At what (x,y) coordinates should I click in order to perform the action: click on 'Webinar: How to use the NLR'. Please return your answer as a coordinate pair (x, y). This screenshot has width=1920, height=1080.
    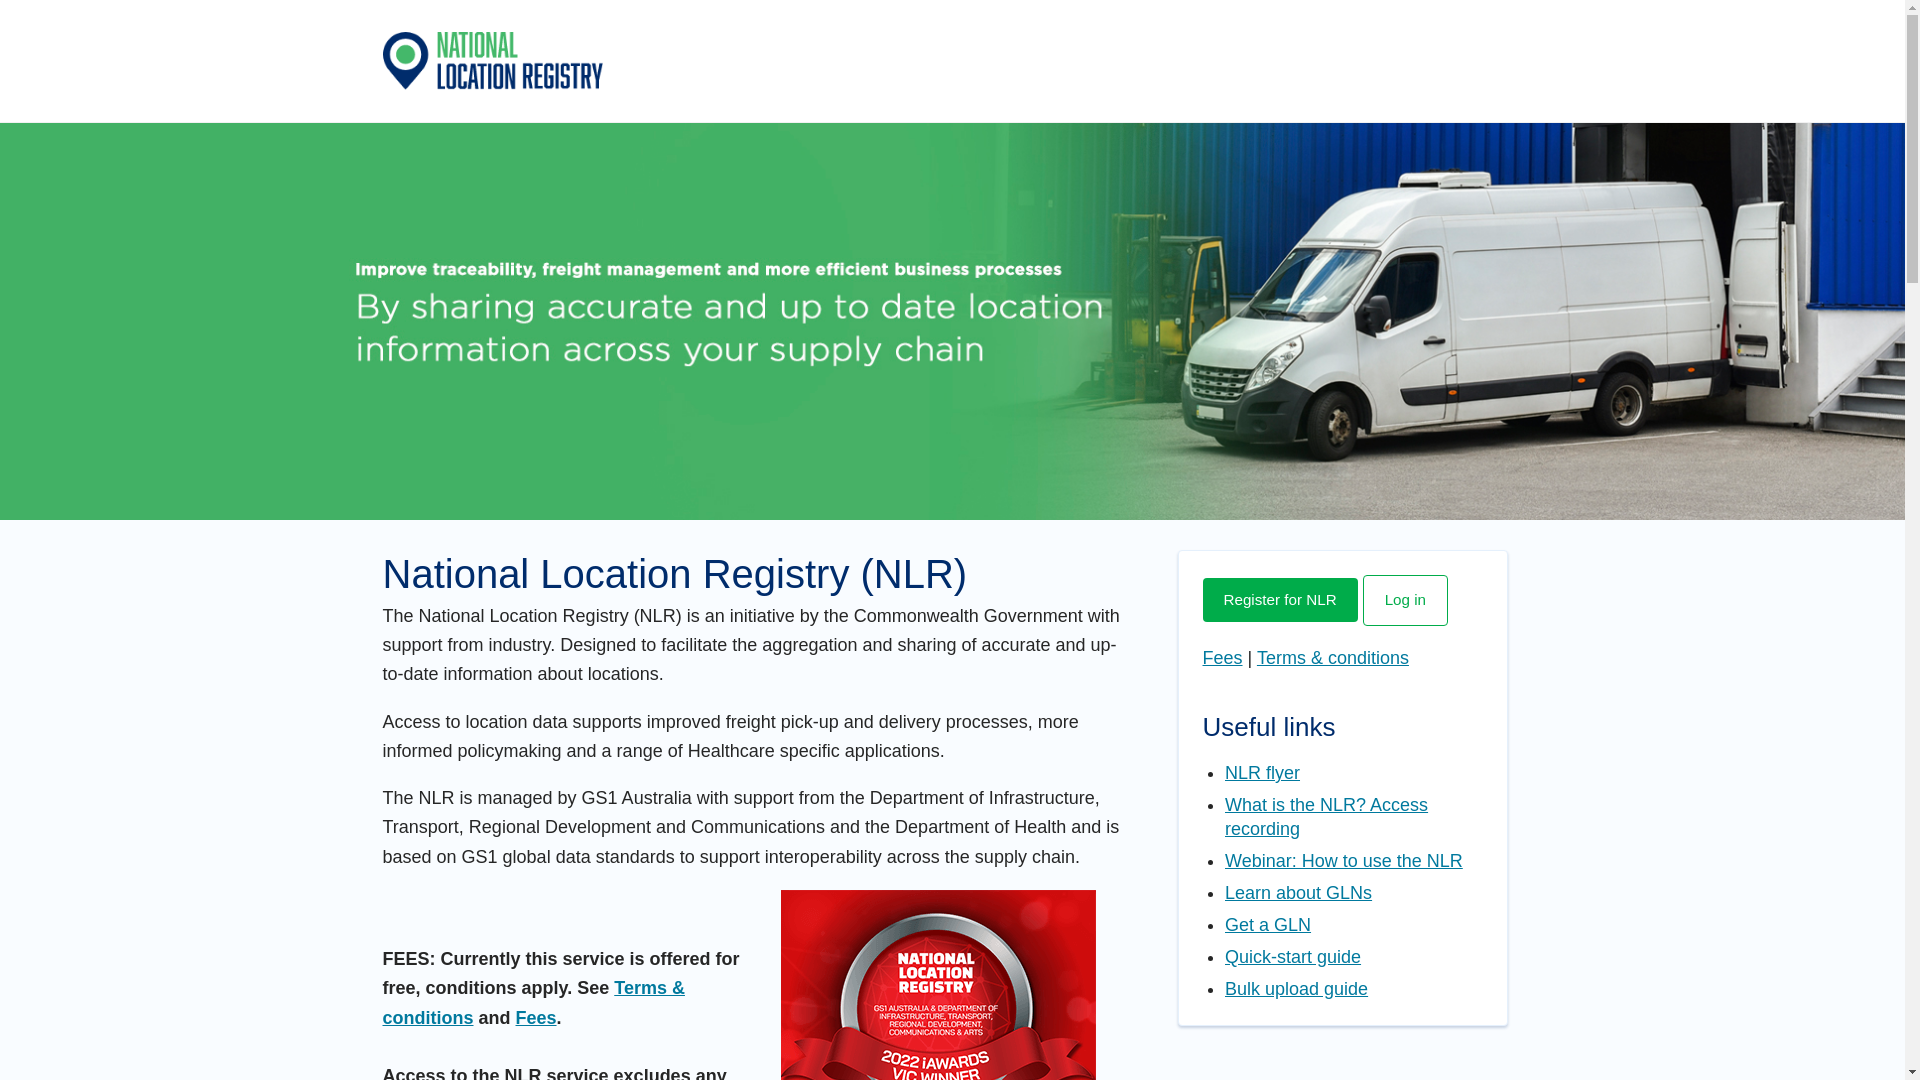
    Looking at the image, I should click on (1344, 859).